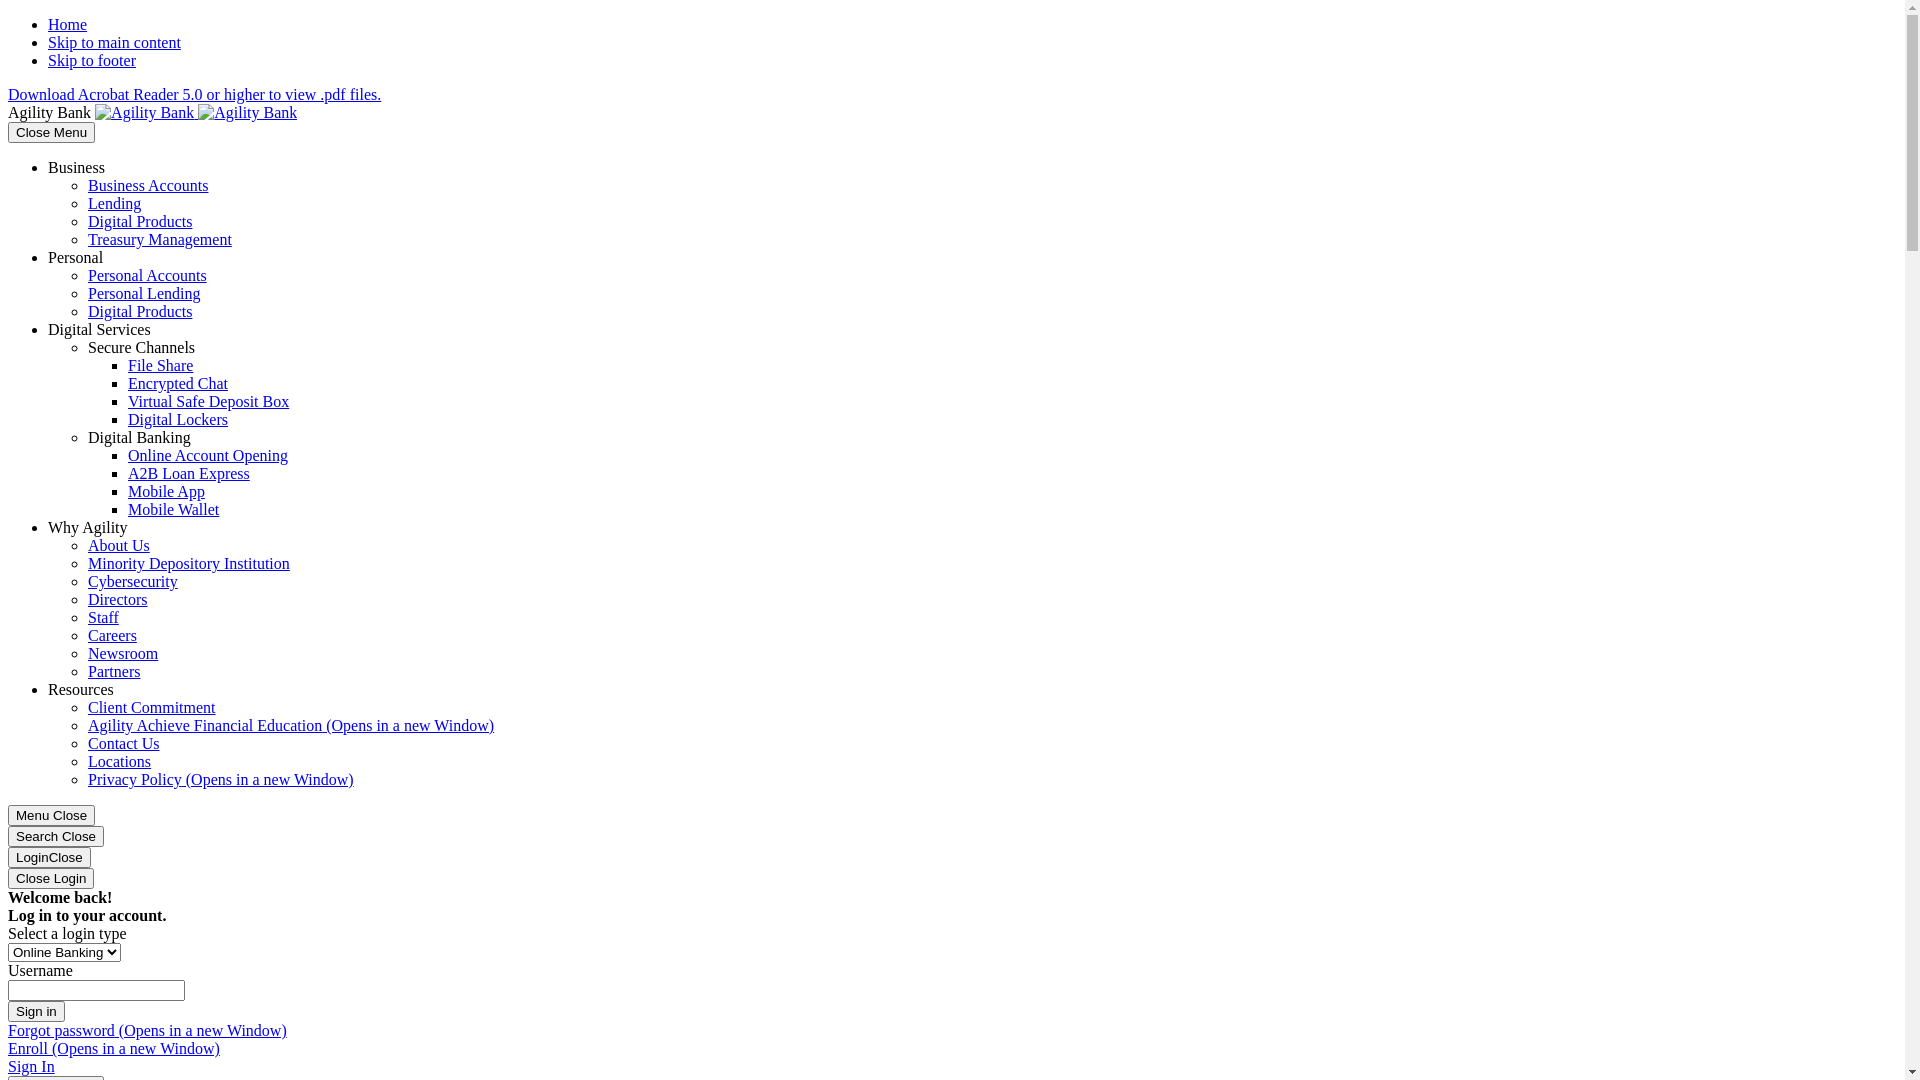 Image resolution: width=1920 pixels, height=1080 pixels. What do you see at coordinates (173, 508) in the screenshot?
I see `'Mobile Wallet'` at bounding box center [173, 508].